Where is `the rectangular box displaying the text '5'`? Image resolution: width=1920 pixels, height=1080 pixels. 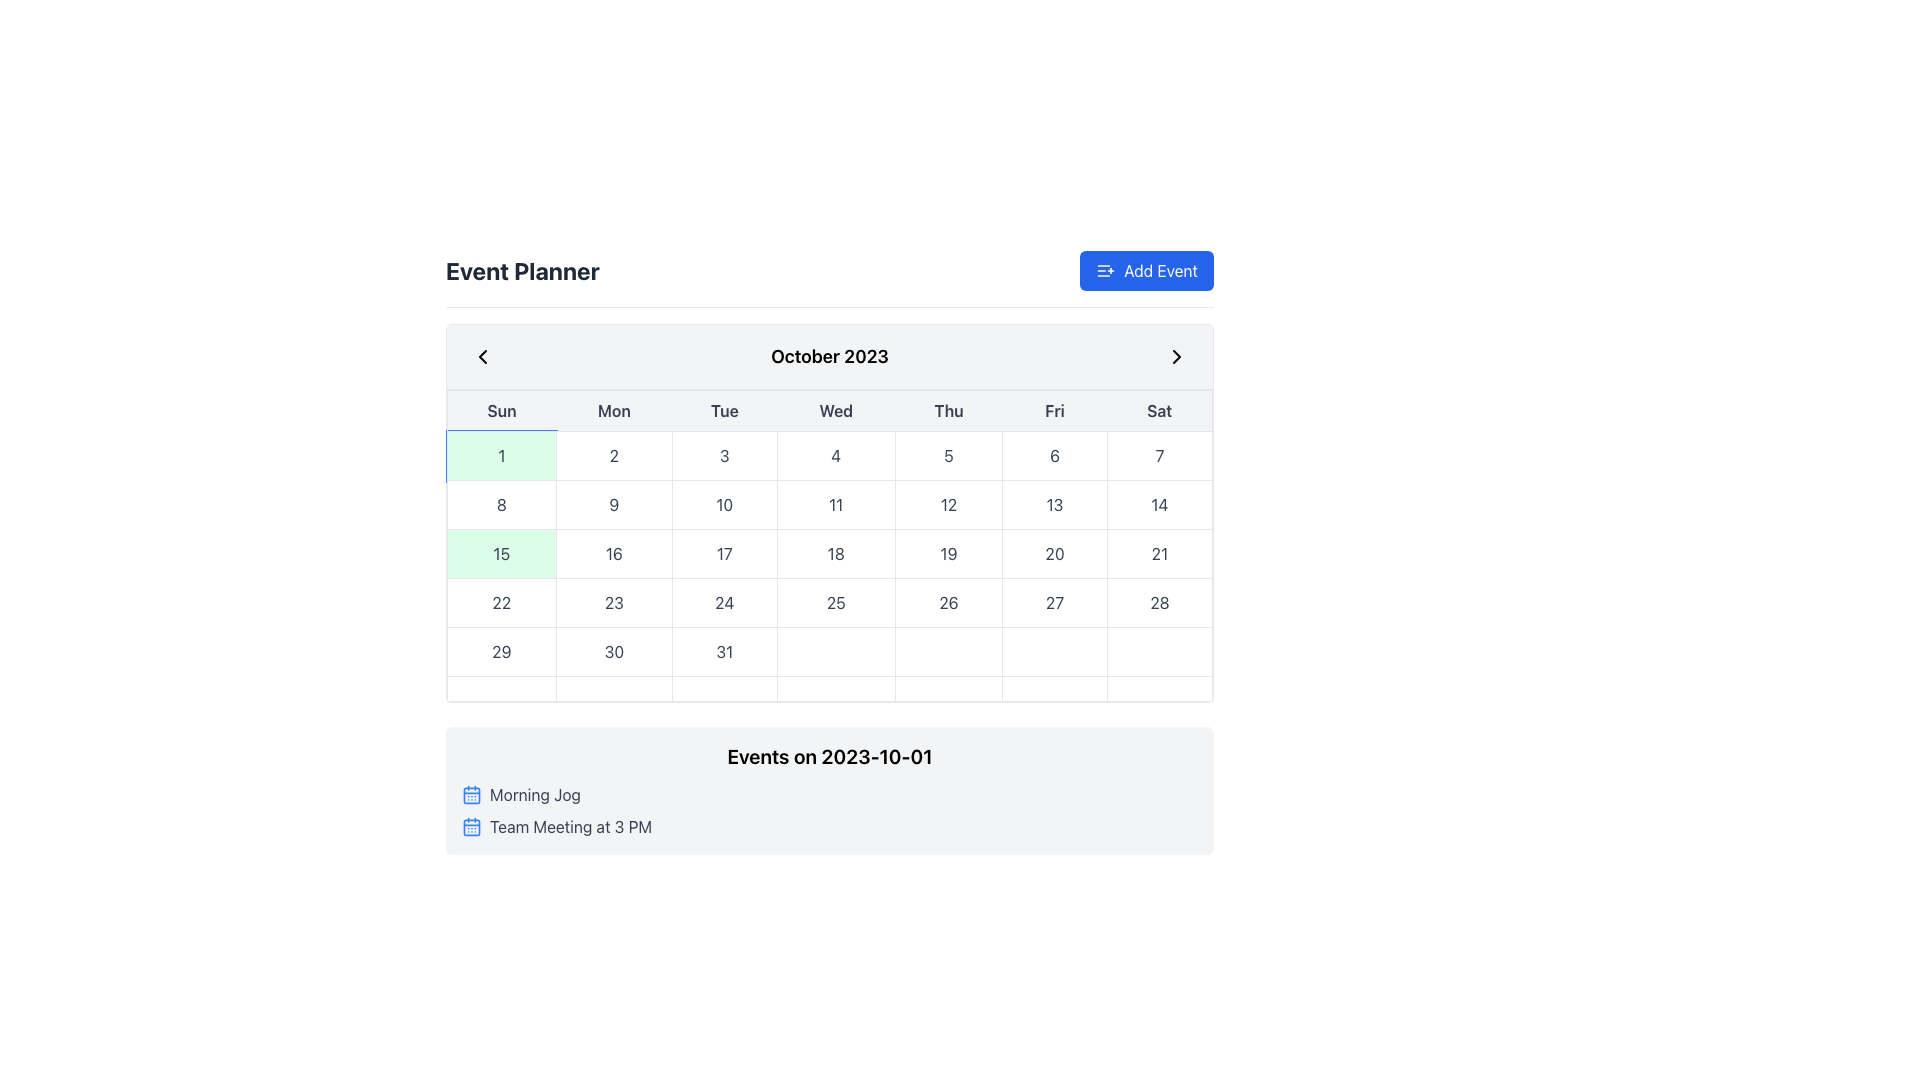 the rectangular box displaying the text '5' is located at coordinates (948, 455).